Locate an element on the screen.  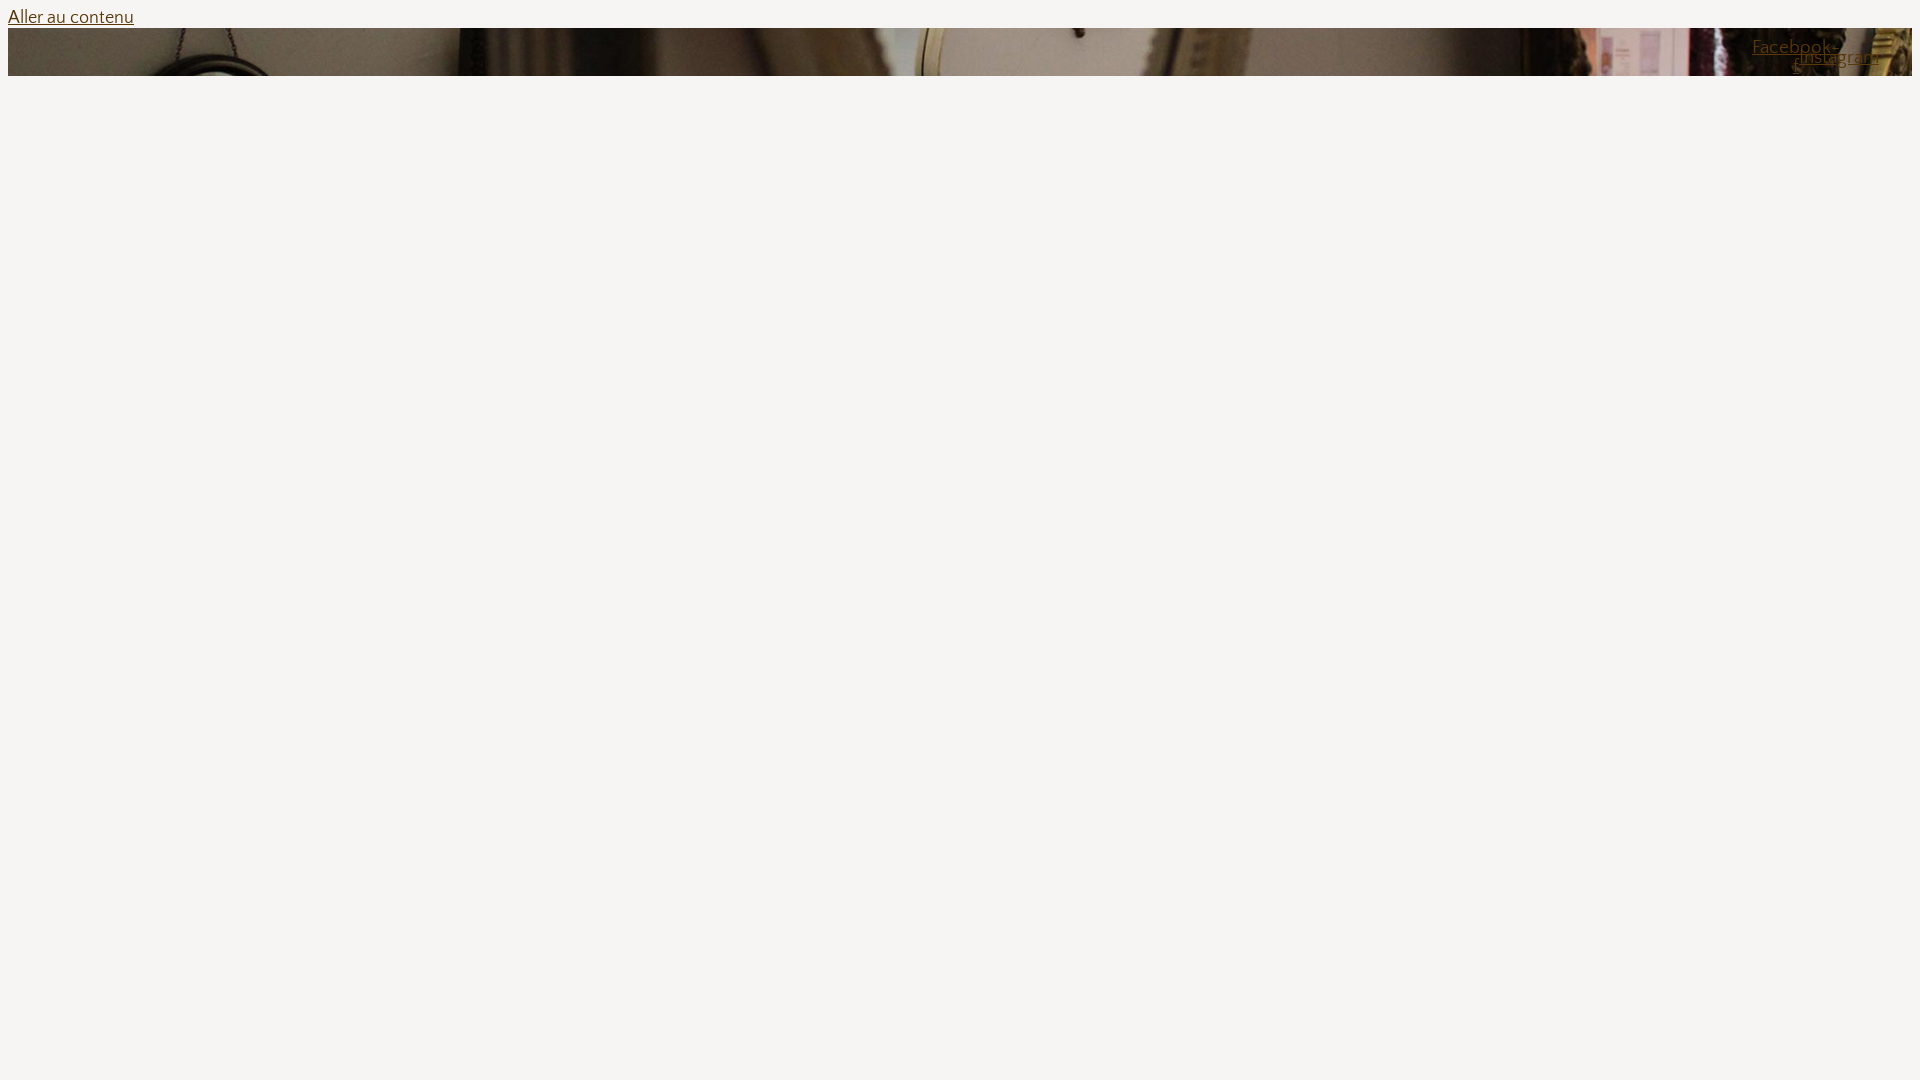
'Facebook-f' is located at coordinates (1795, 56).